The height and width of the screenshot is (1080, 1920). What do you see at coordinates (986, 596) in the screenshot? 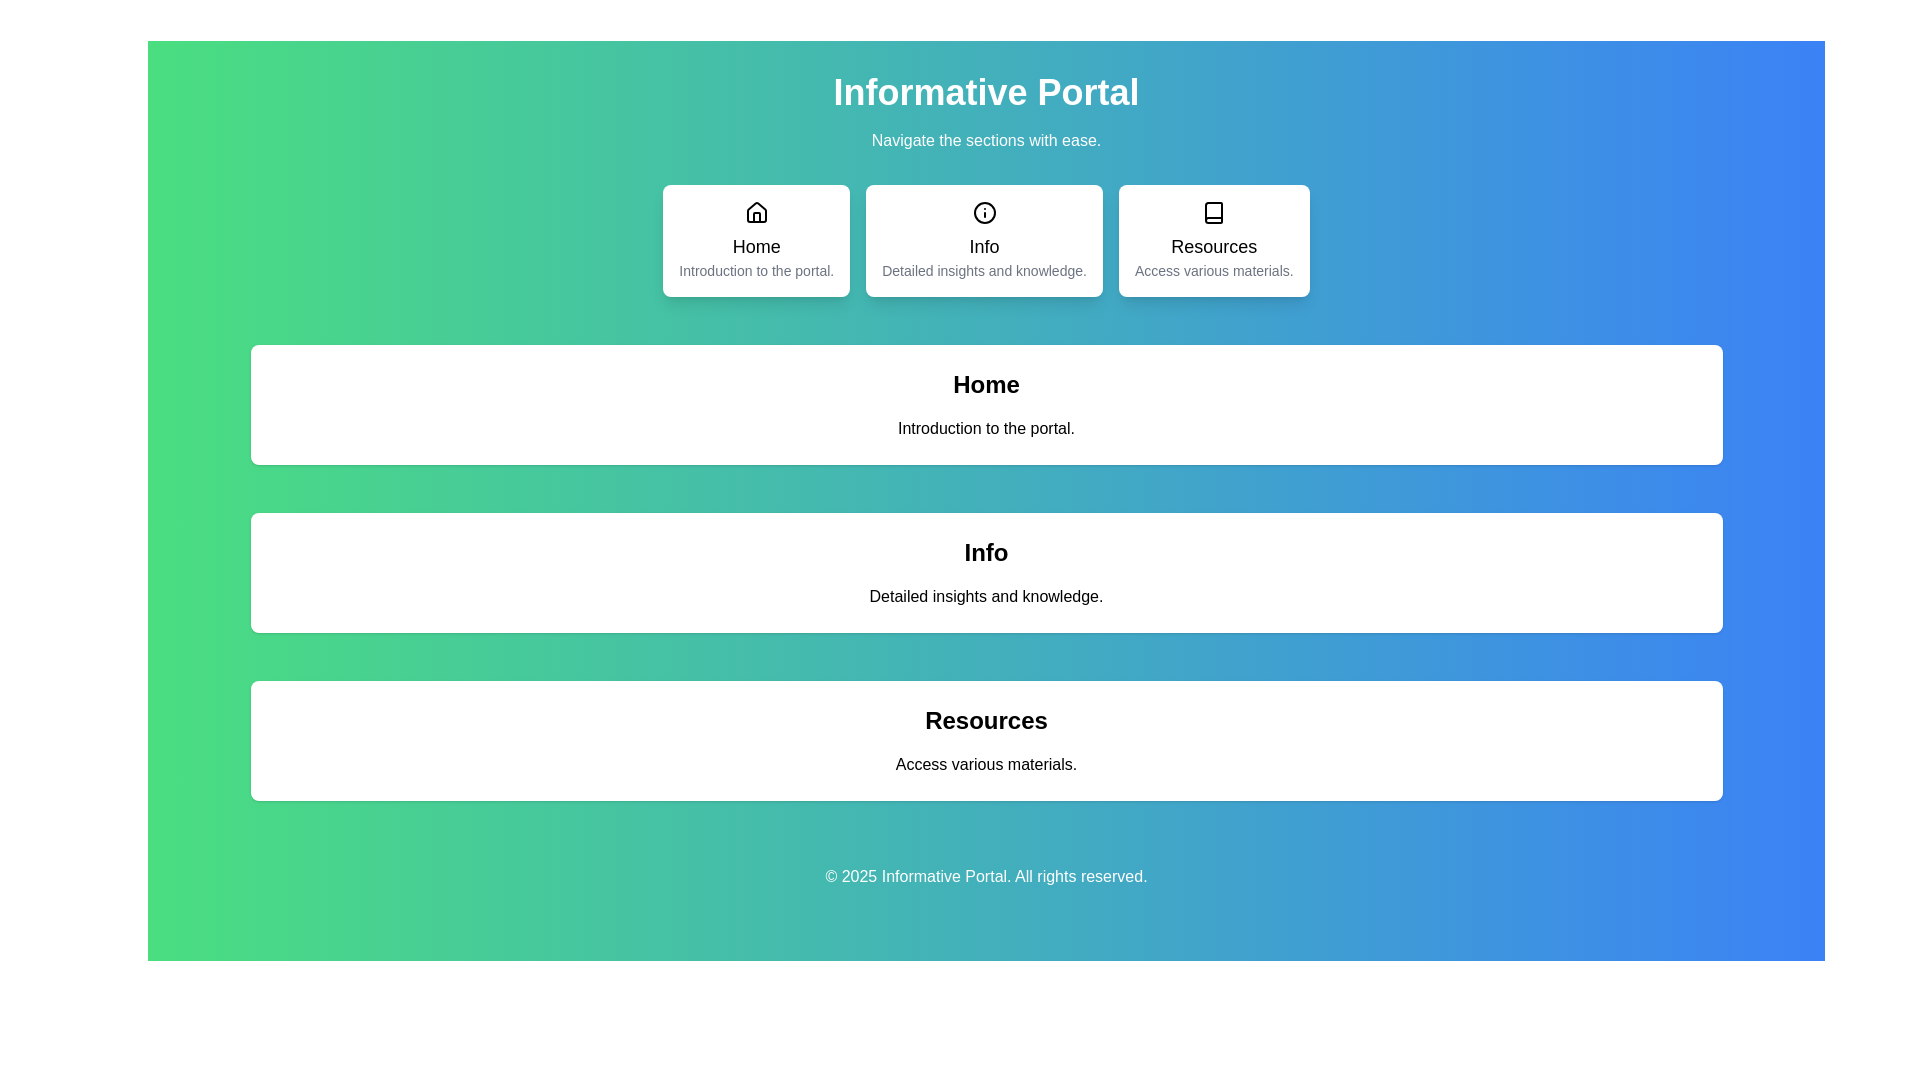
I see `text displayed in the Text Label that shows 'Detailed insights and knowledge.' located below the title 'Info.'` at bounding box center [986, 596].